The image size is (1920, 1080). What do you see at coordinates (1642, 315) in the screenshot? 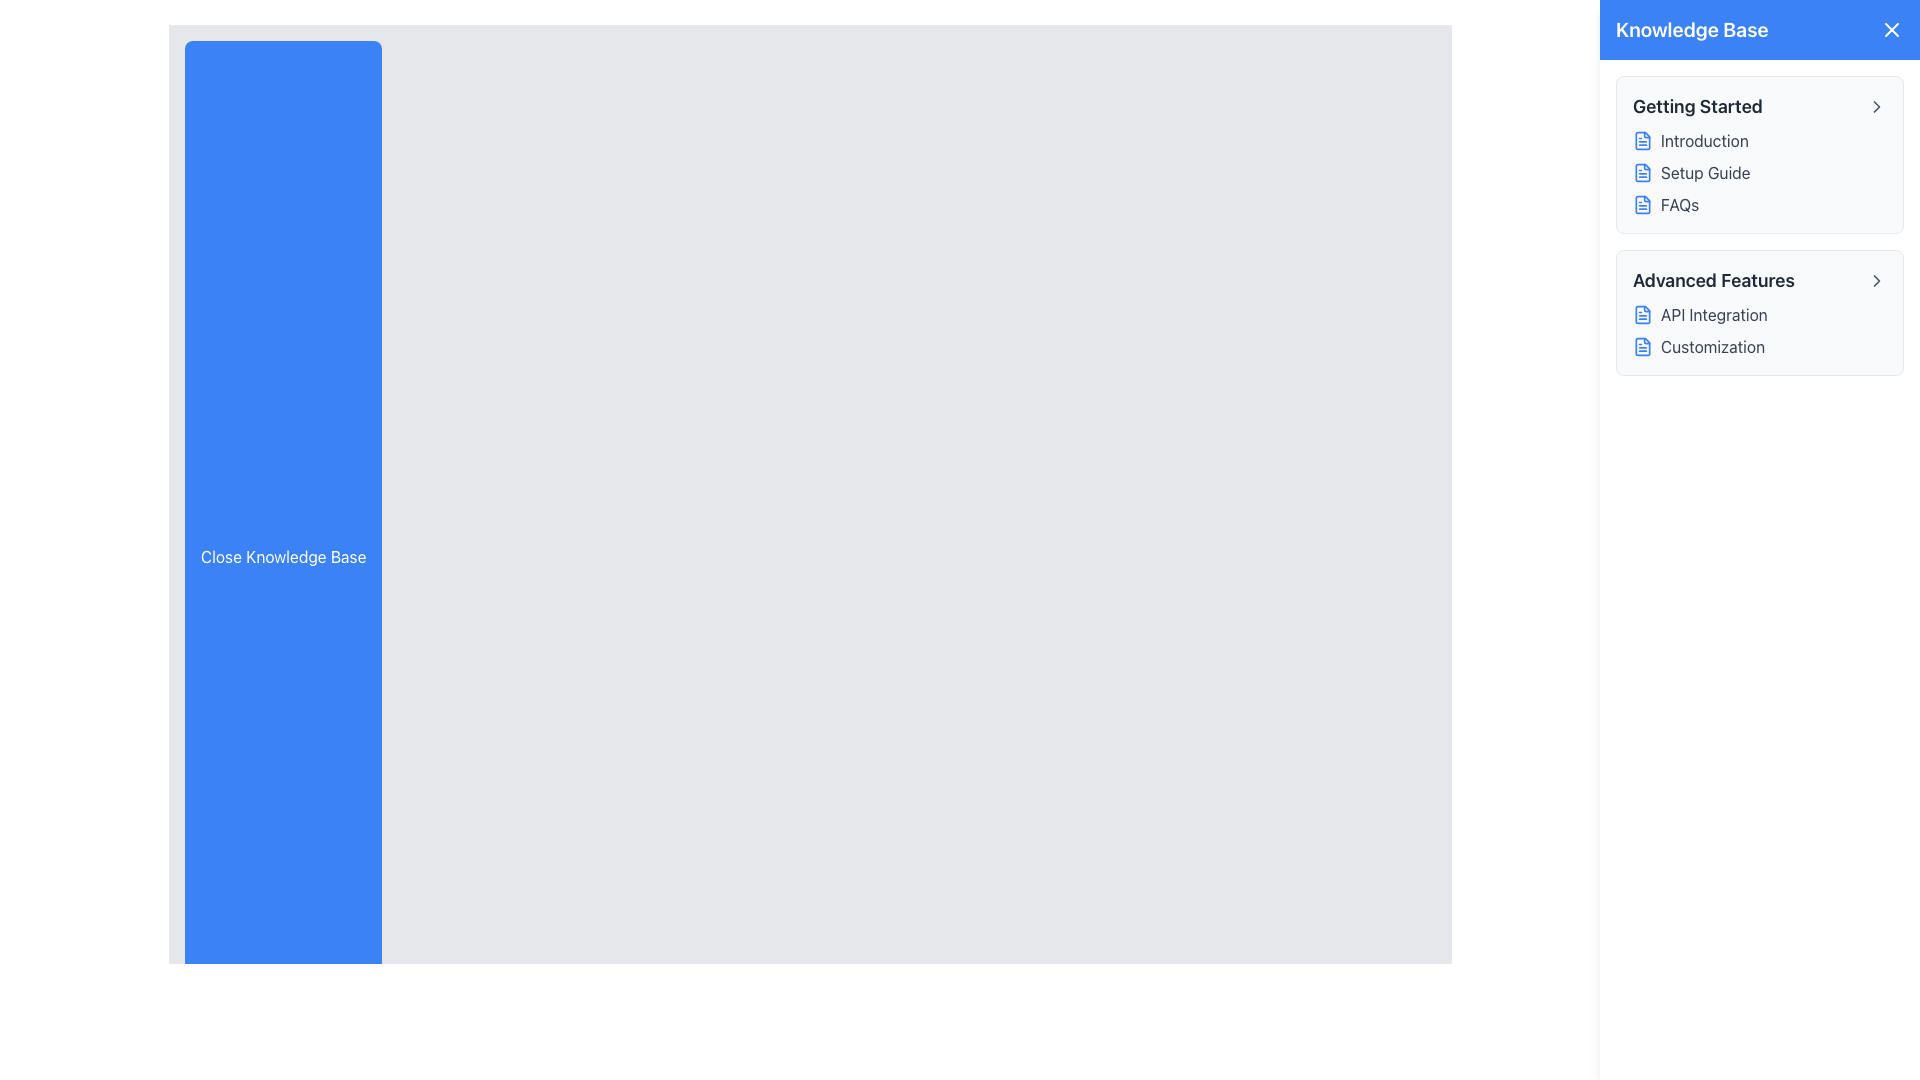
I see `the small square blue icon representing a document located to the left of the text 'API Integration' in the 'Advanced Features' section of the sidebar to recognize it as a representation of 'API Integration'` at bounding box center [1642, 315].